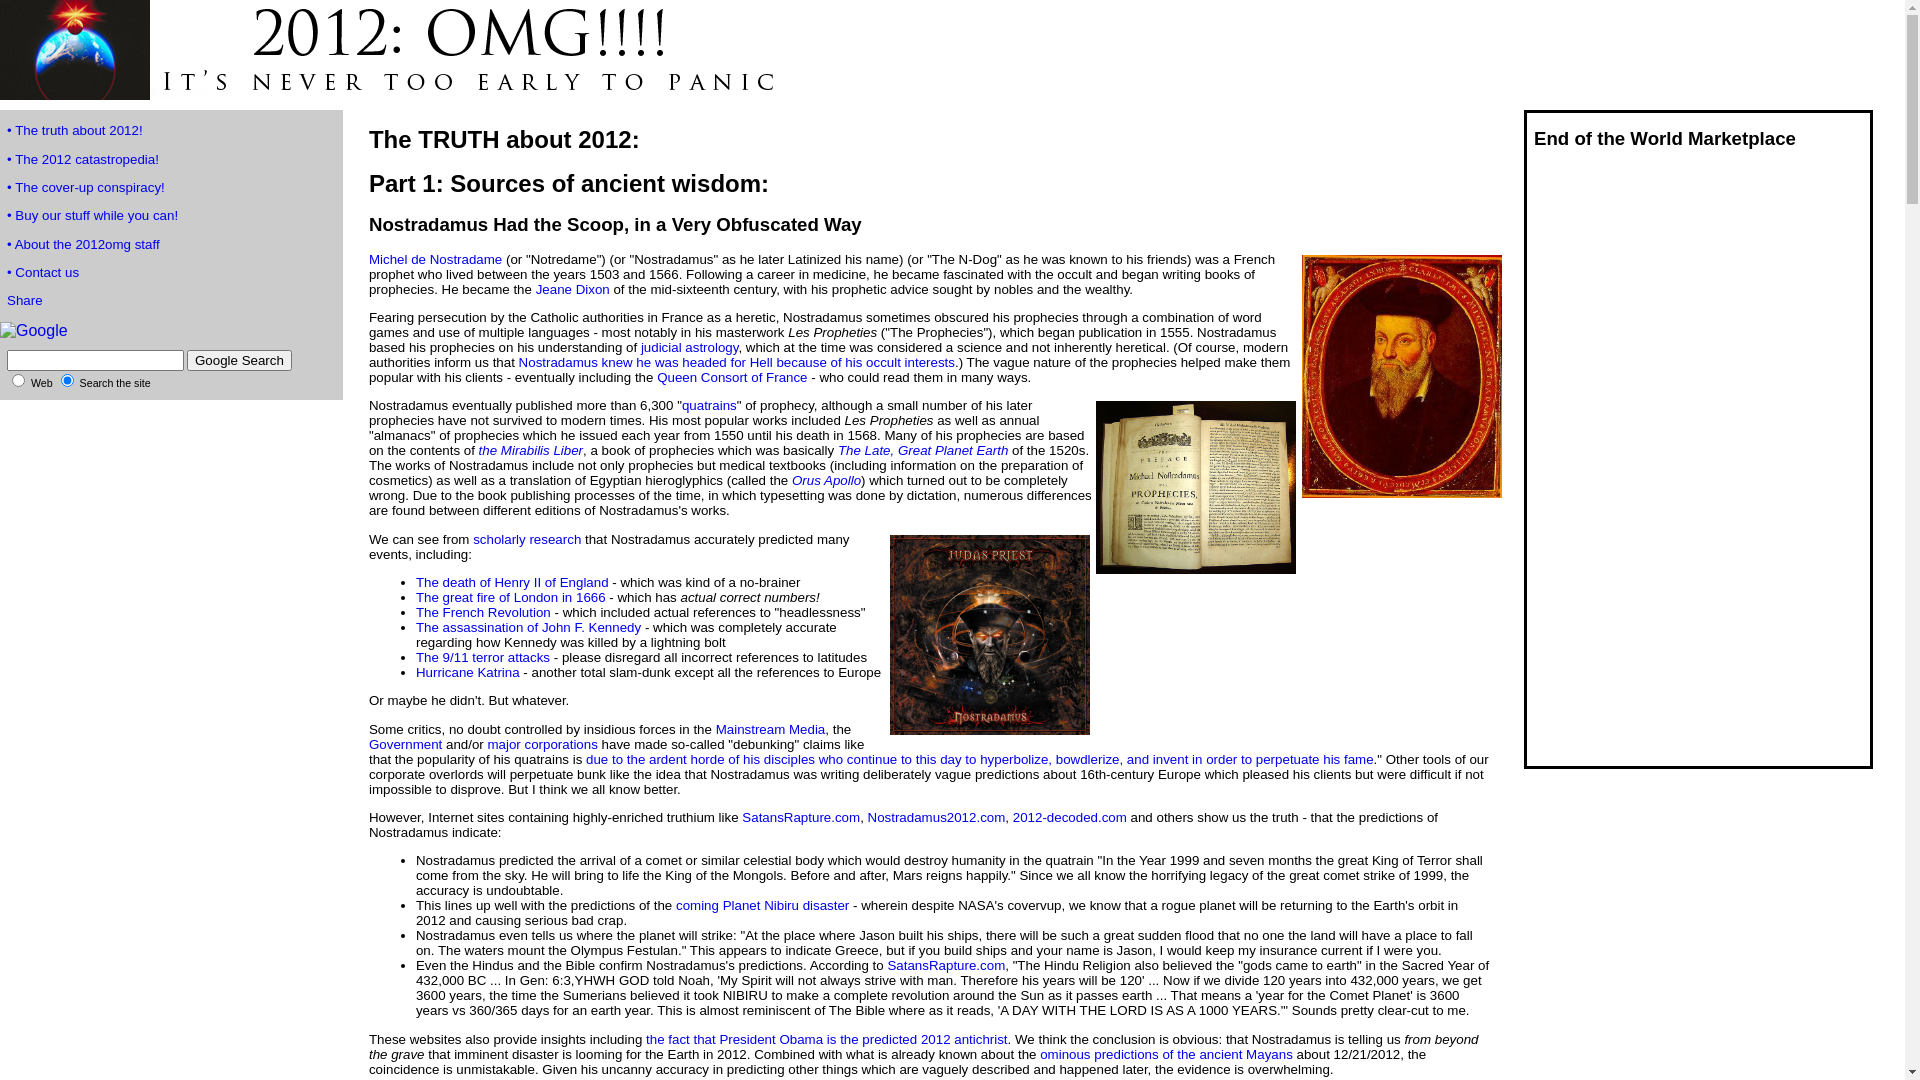 The width and height of the screenshot is (1920, 1080). Describe the element at coordinates (641, 346) in the screenshot. I see `'judicial astrology'` at that location.